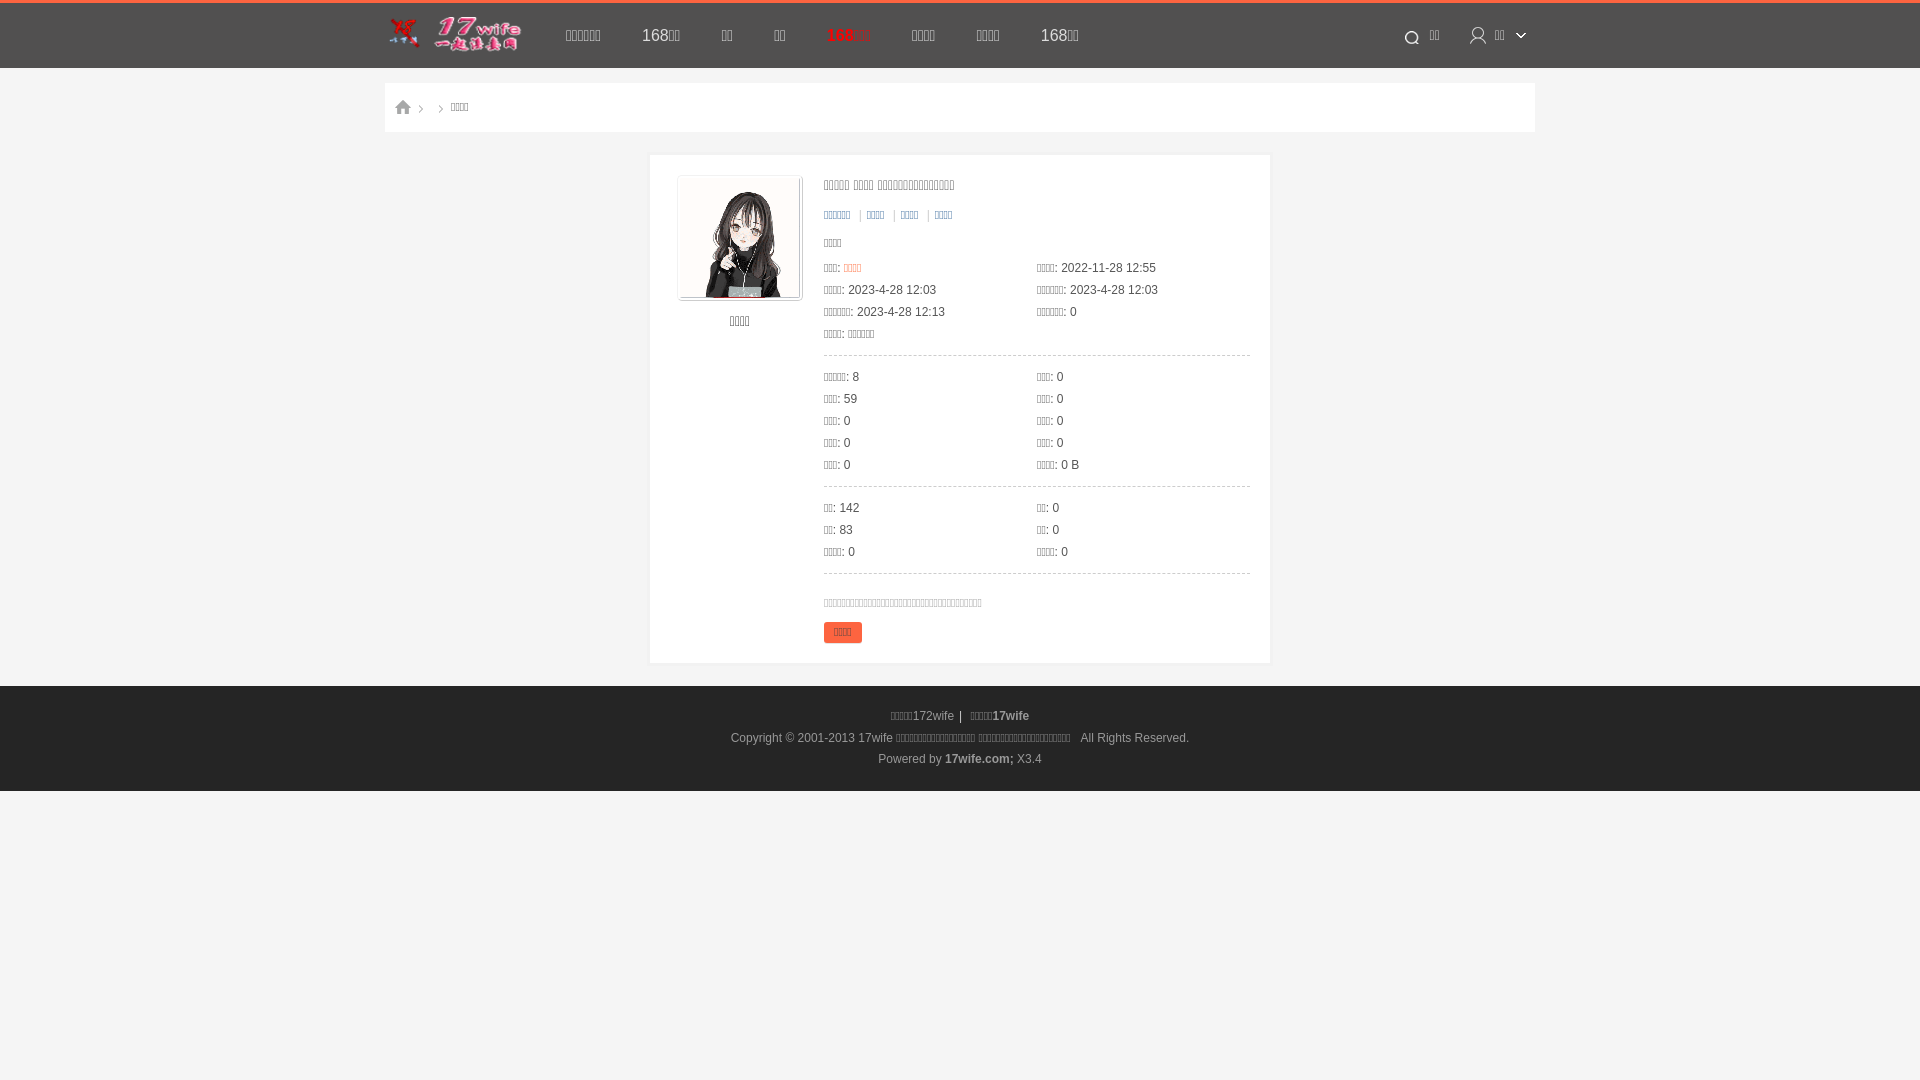 This screenshot has width=1920, height=1080. Describe the element at coordinates (979, 759) in the screenshot. I see `'17wife.com;'` at that location.